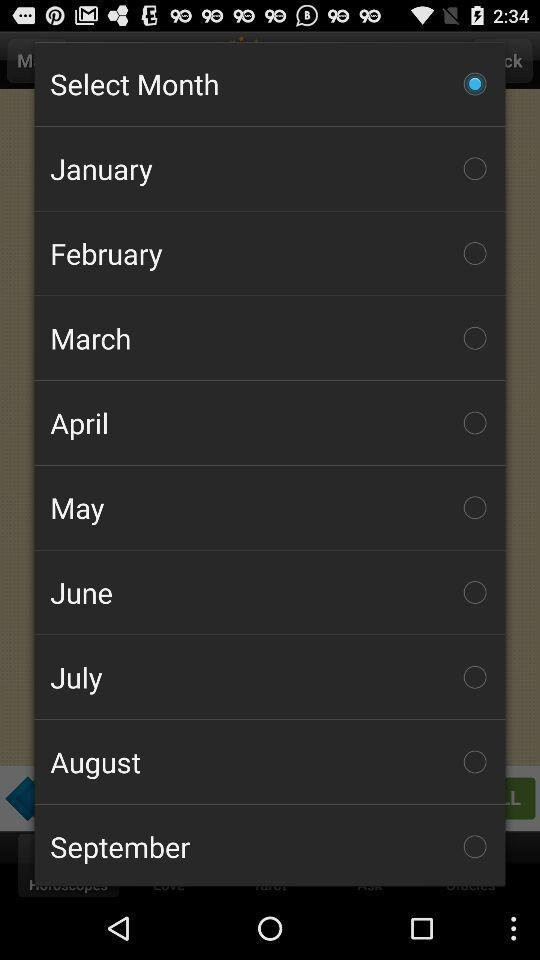  Describe the element at coordinates (270, 506) in the screenshot. I see `may icon` at that location.